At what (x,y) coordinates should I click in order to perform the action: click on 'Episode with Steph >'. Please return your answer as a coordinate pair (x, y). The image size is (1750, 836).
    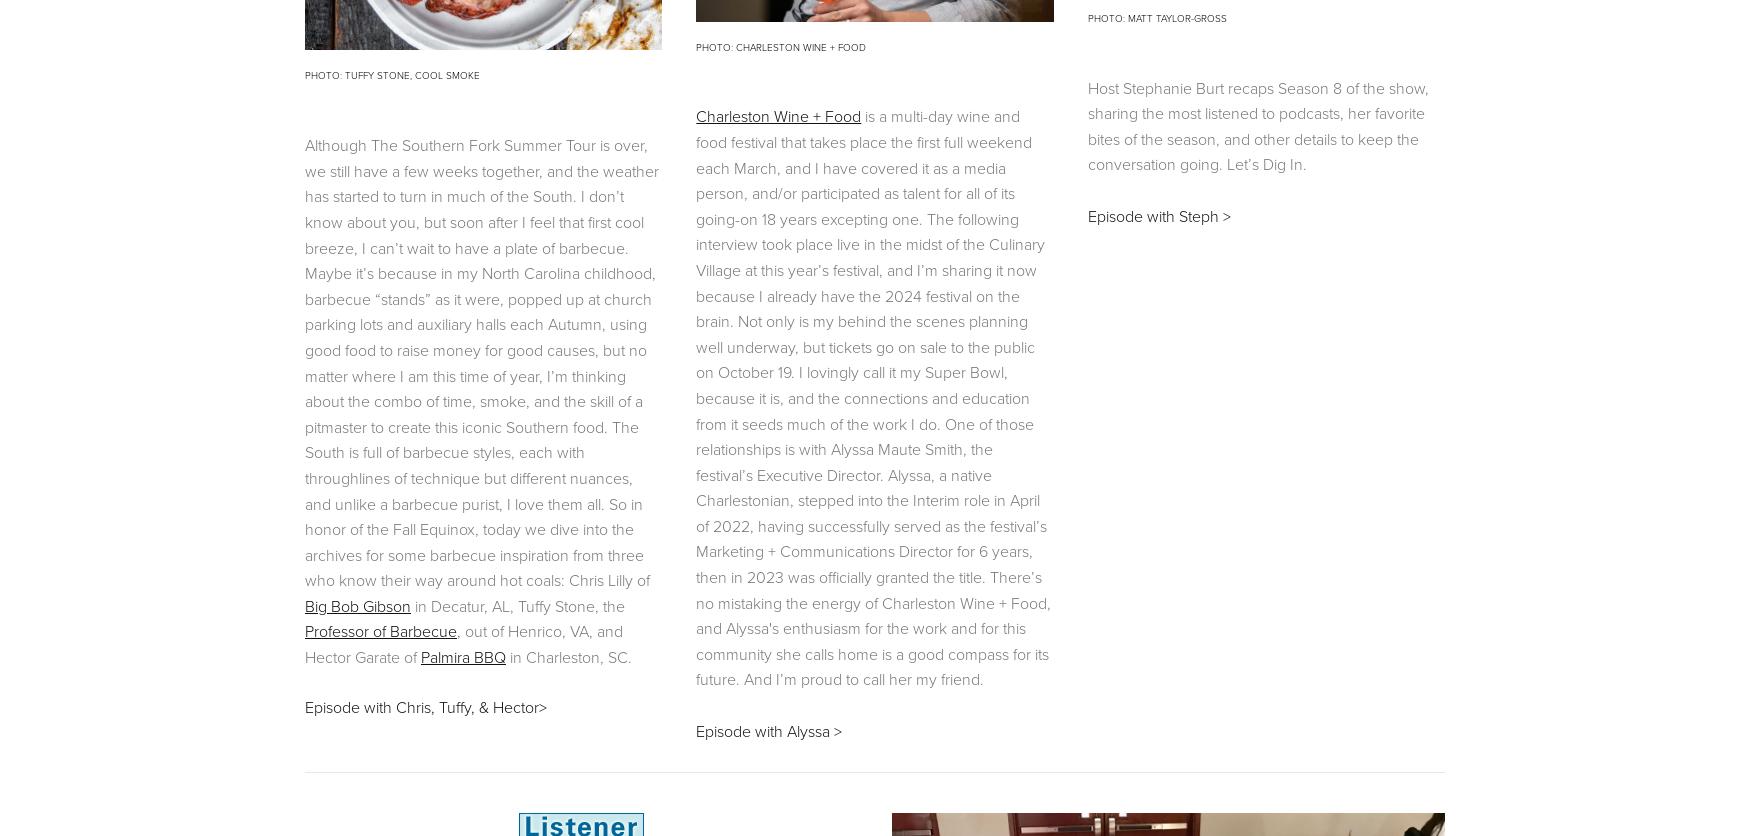
    Looking at the image, I should click on (1157, 215).